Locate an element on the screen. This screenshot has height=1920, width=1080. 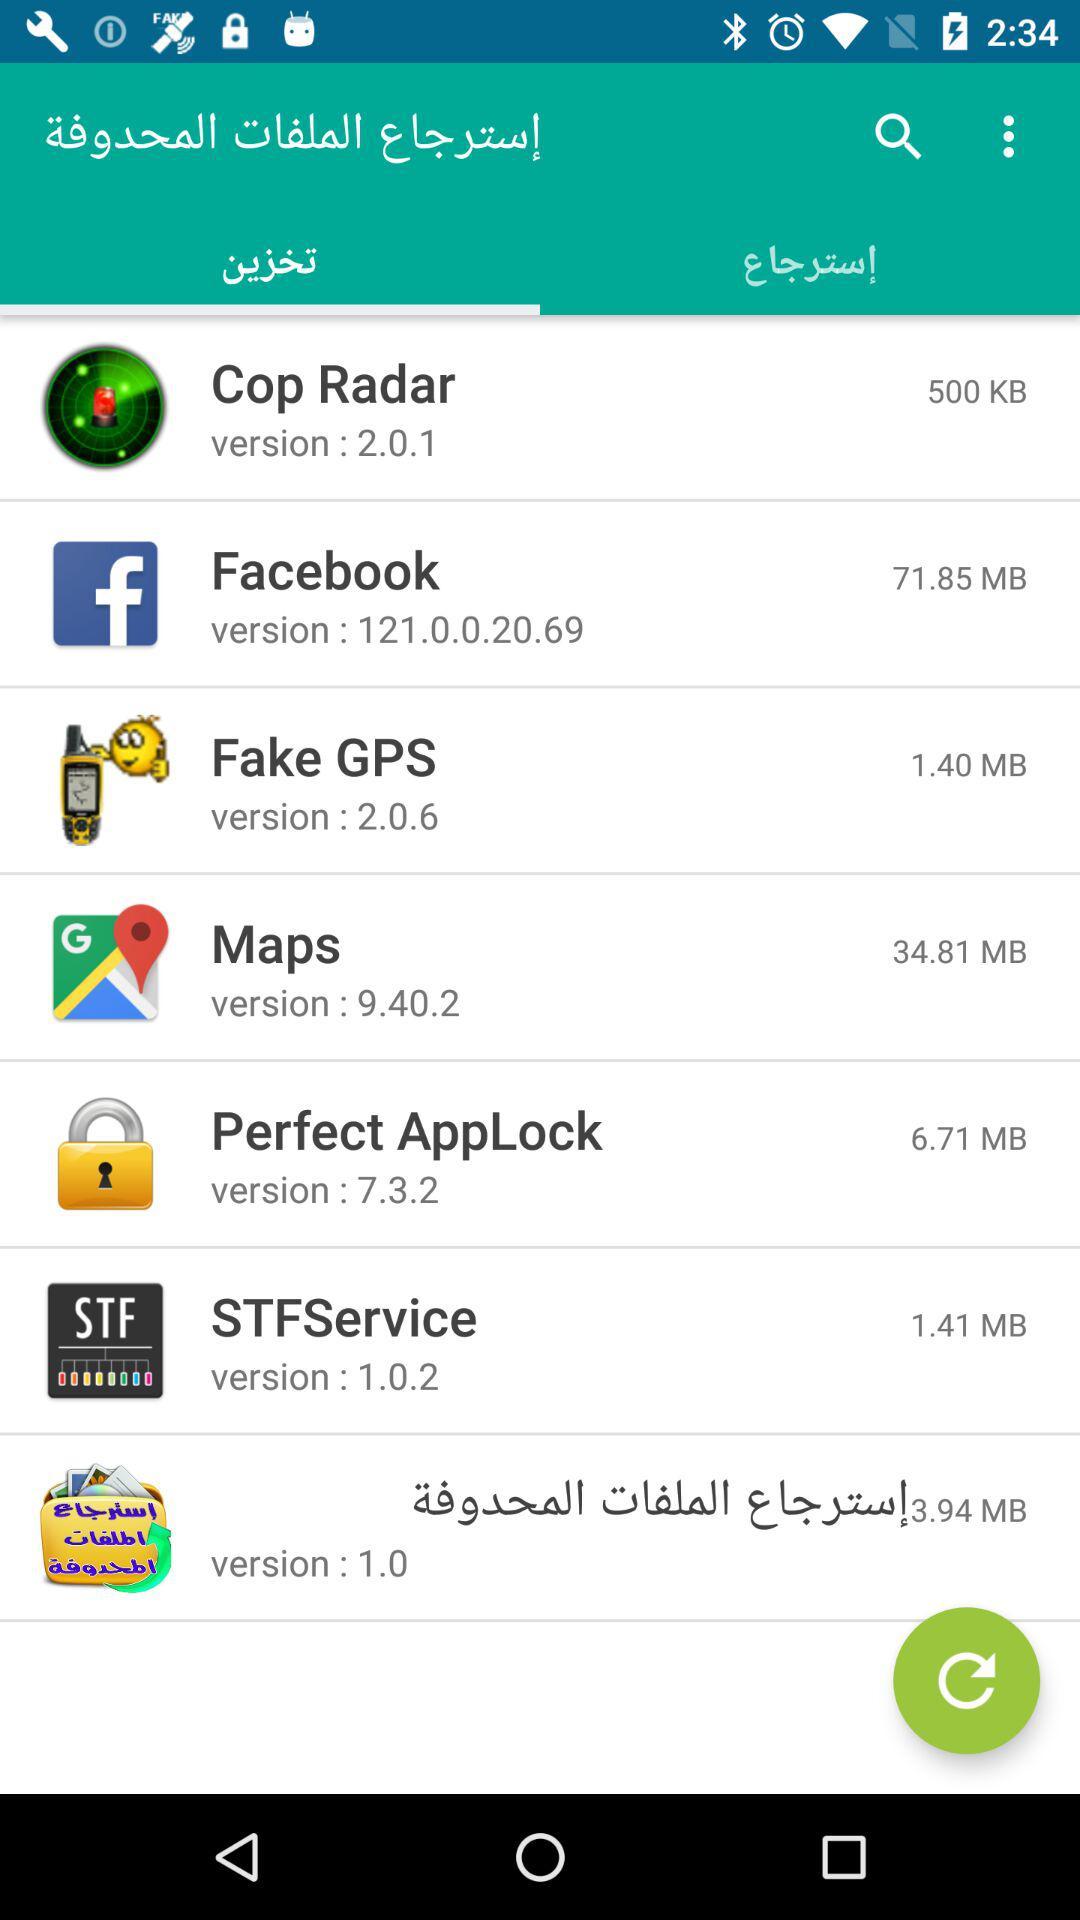
facebook item is located at coordinates (551, 567).